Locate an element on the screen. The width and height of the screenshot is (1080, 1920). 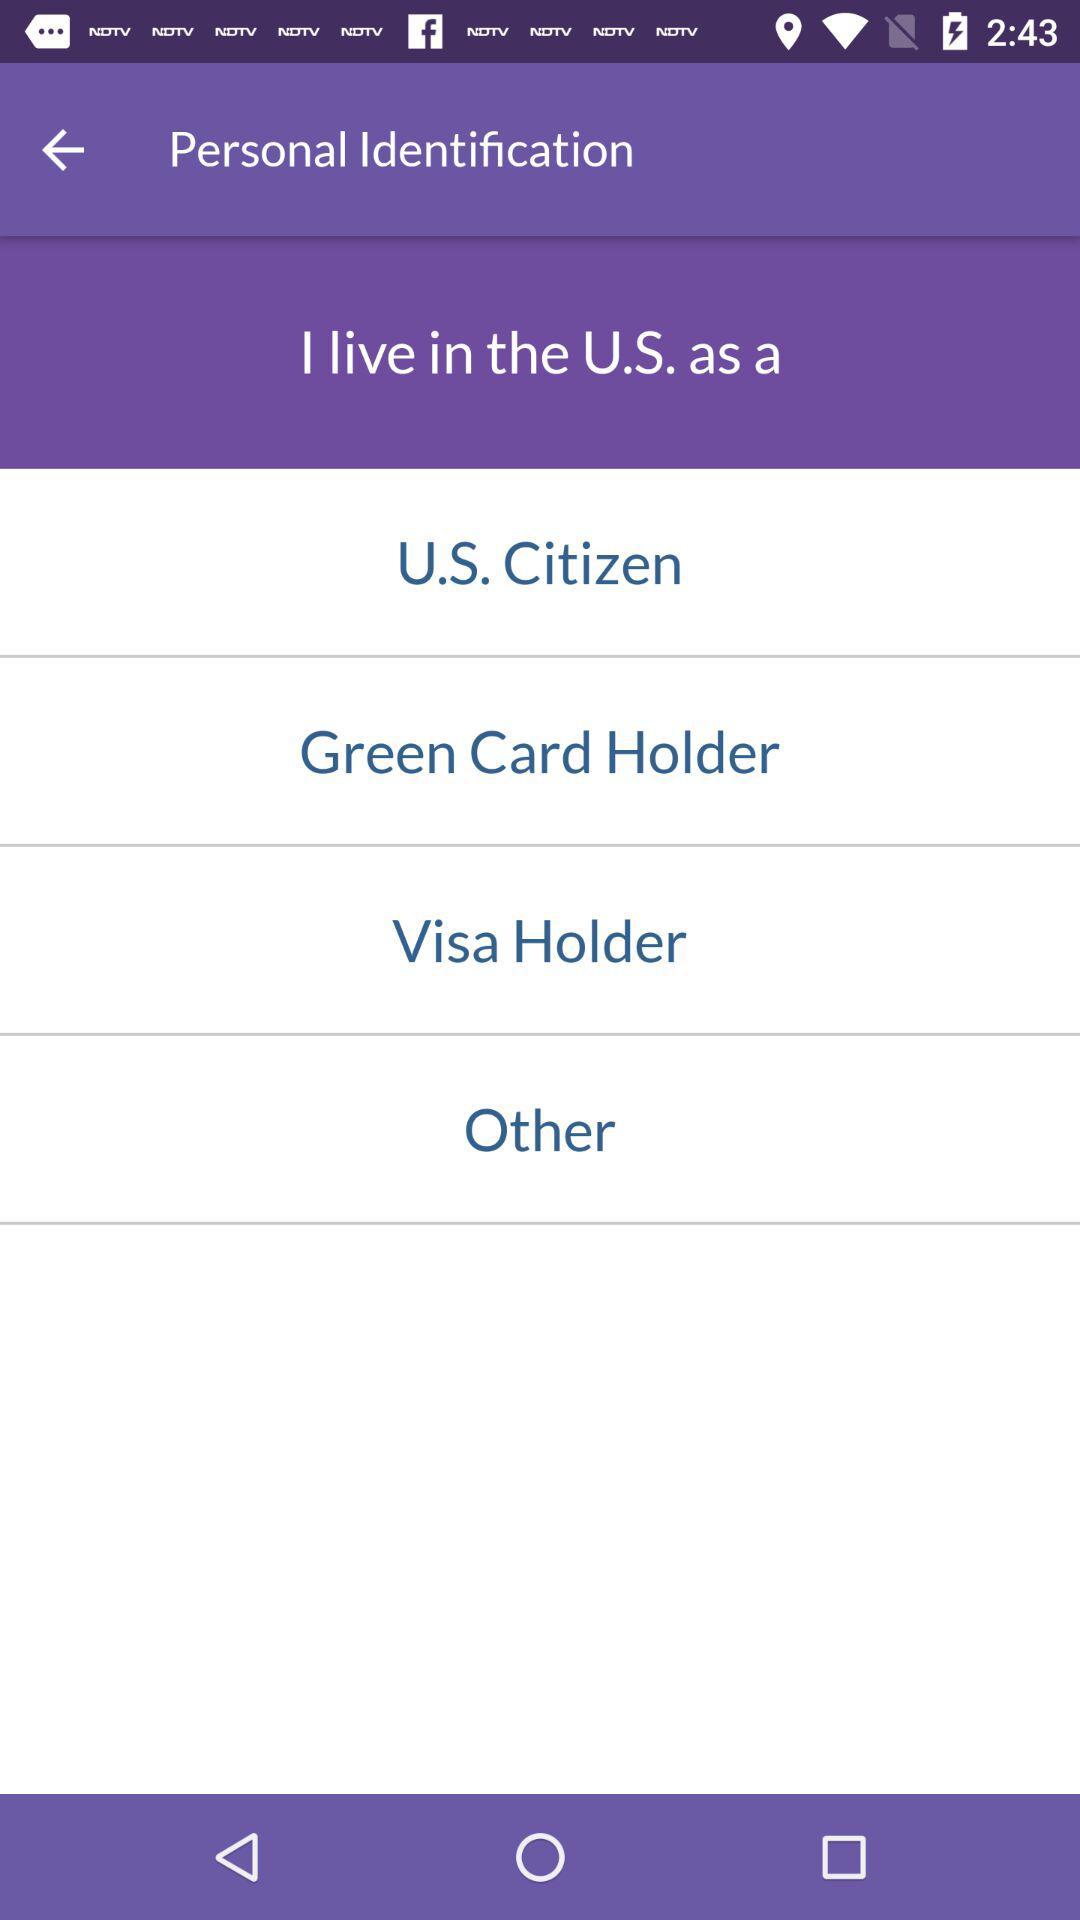
the icon at the top left corner is located at coordinates (61, 148).